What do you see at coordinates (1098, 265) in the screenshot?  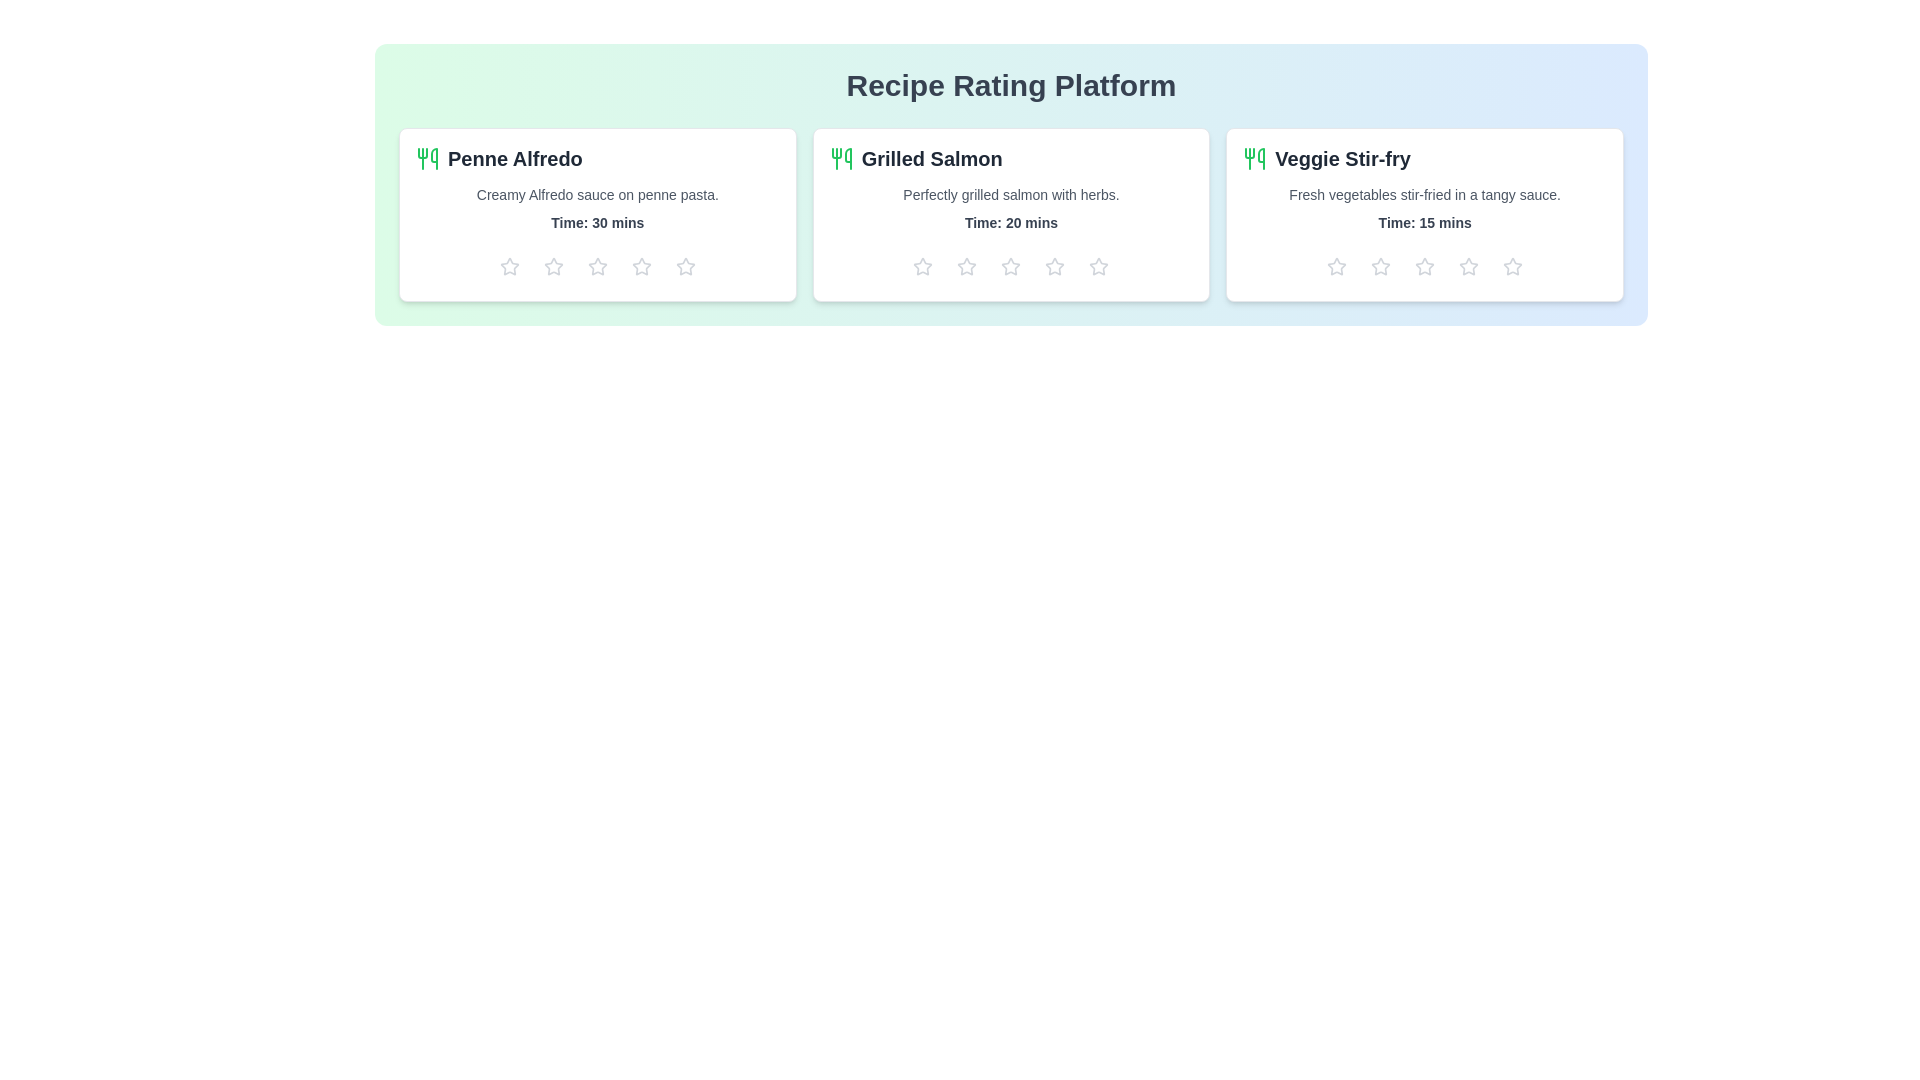 I see `the star icon to set the rating to 5 for the recipe Grilled Salmon` at bounding box center [1098, 265].